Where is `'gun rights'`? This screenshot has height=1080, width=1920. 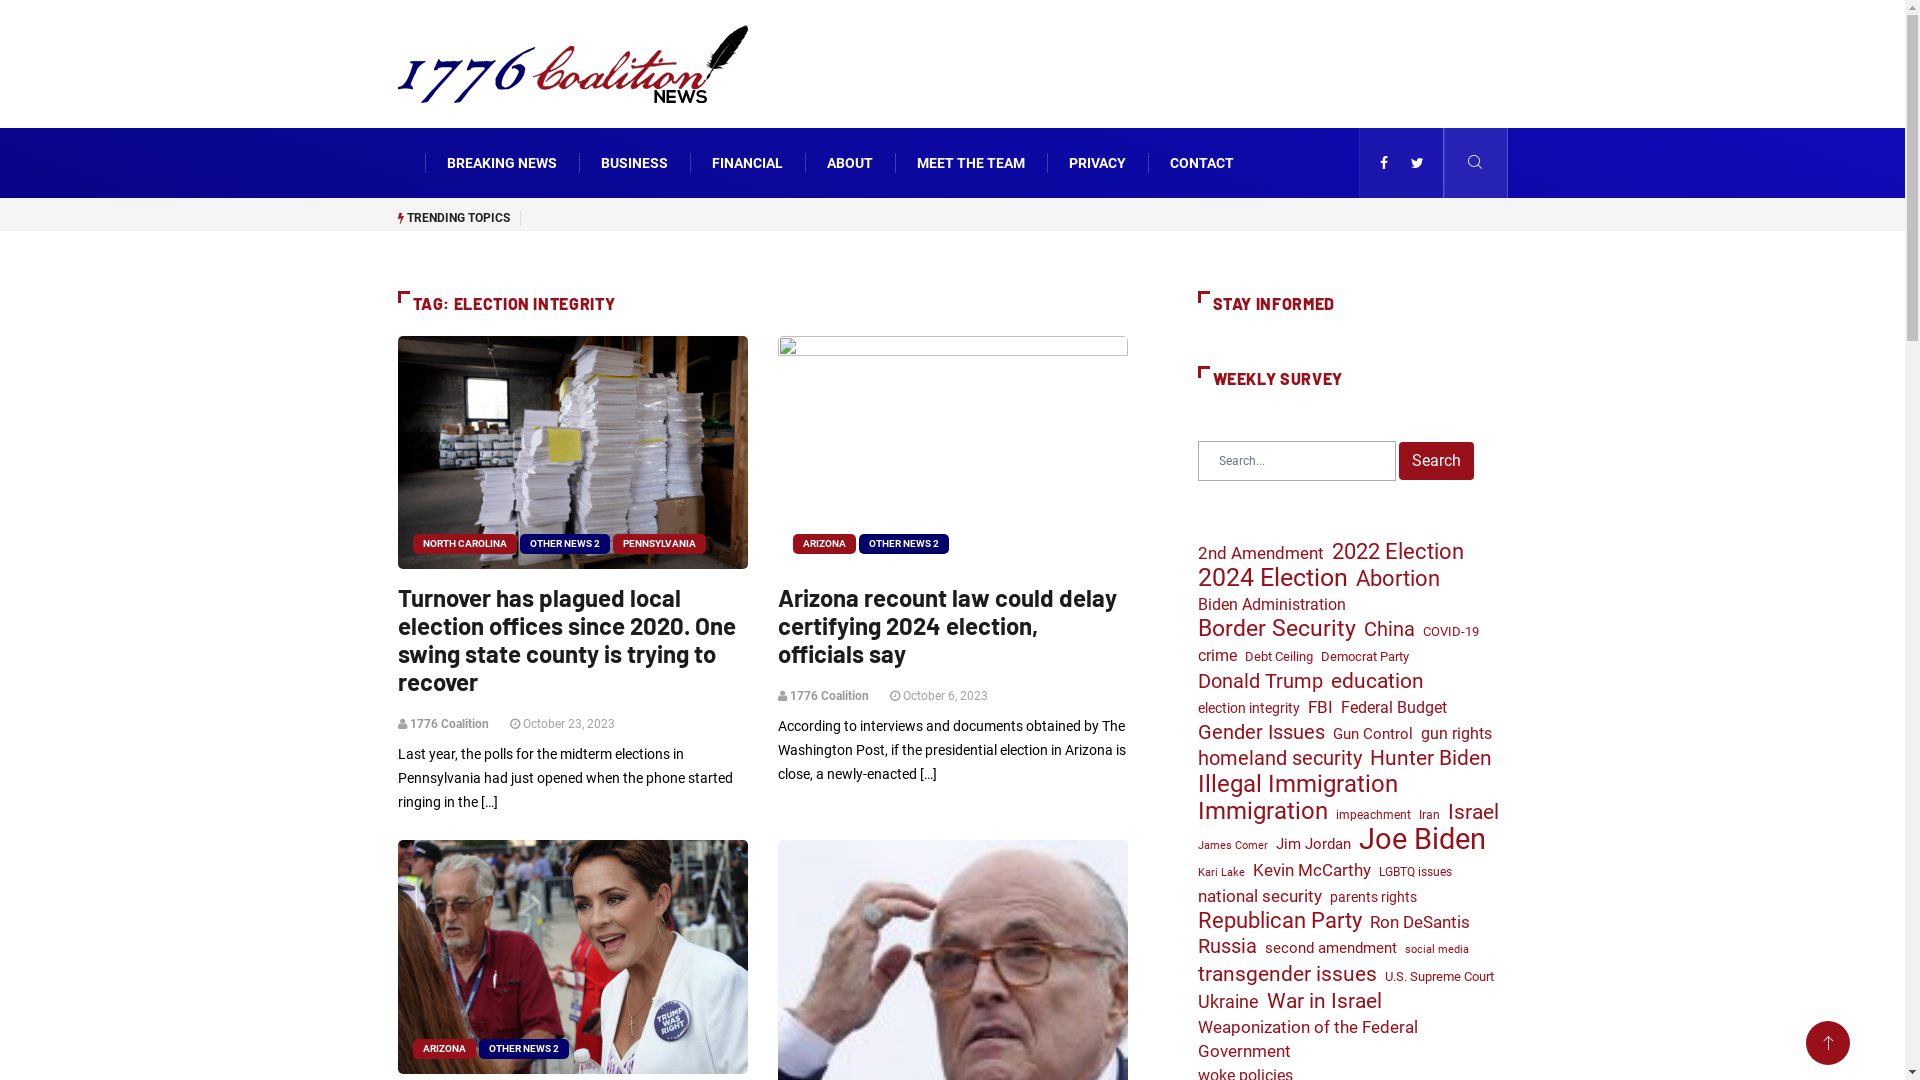 'gun rights' is located at coordinates (1455, 733).